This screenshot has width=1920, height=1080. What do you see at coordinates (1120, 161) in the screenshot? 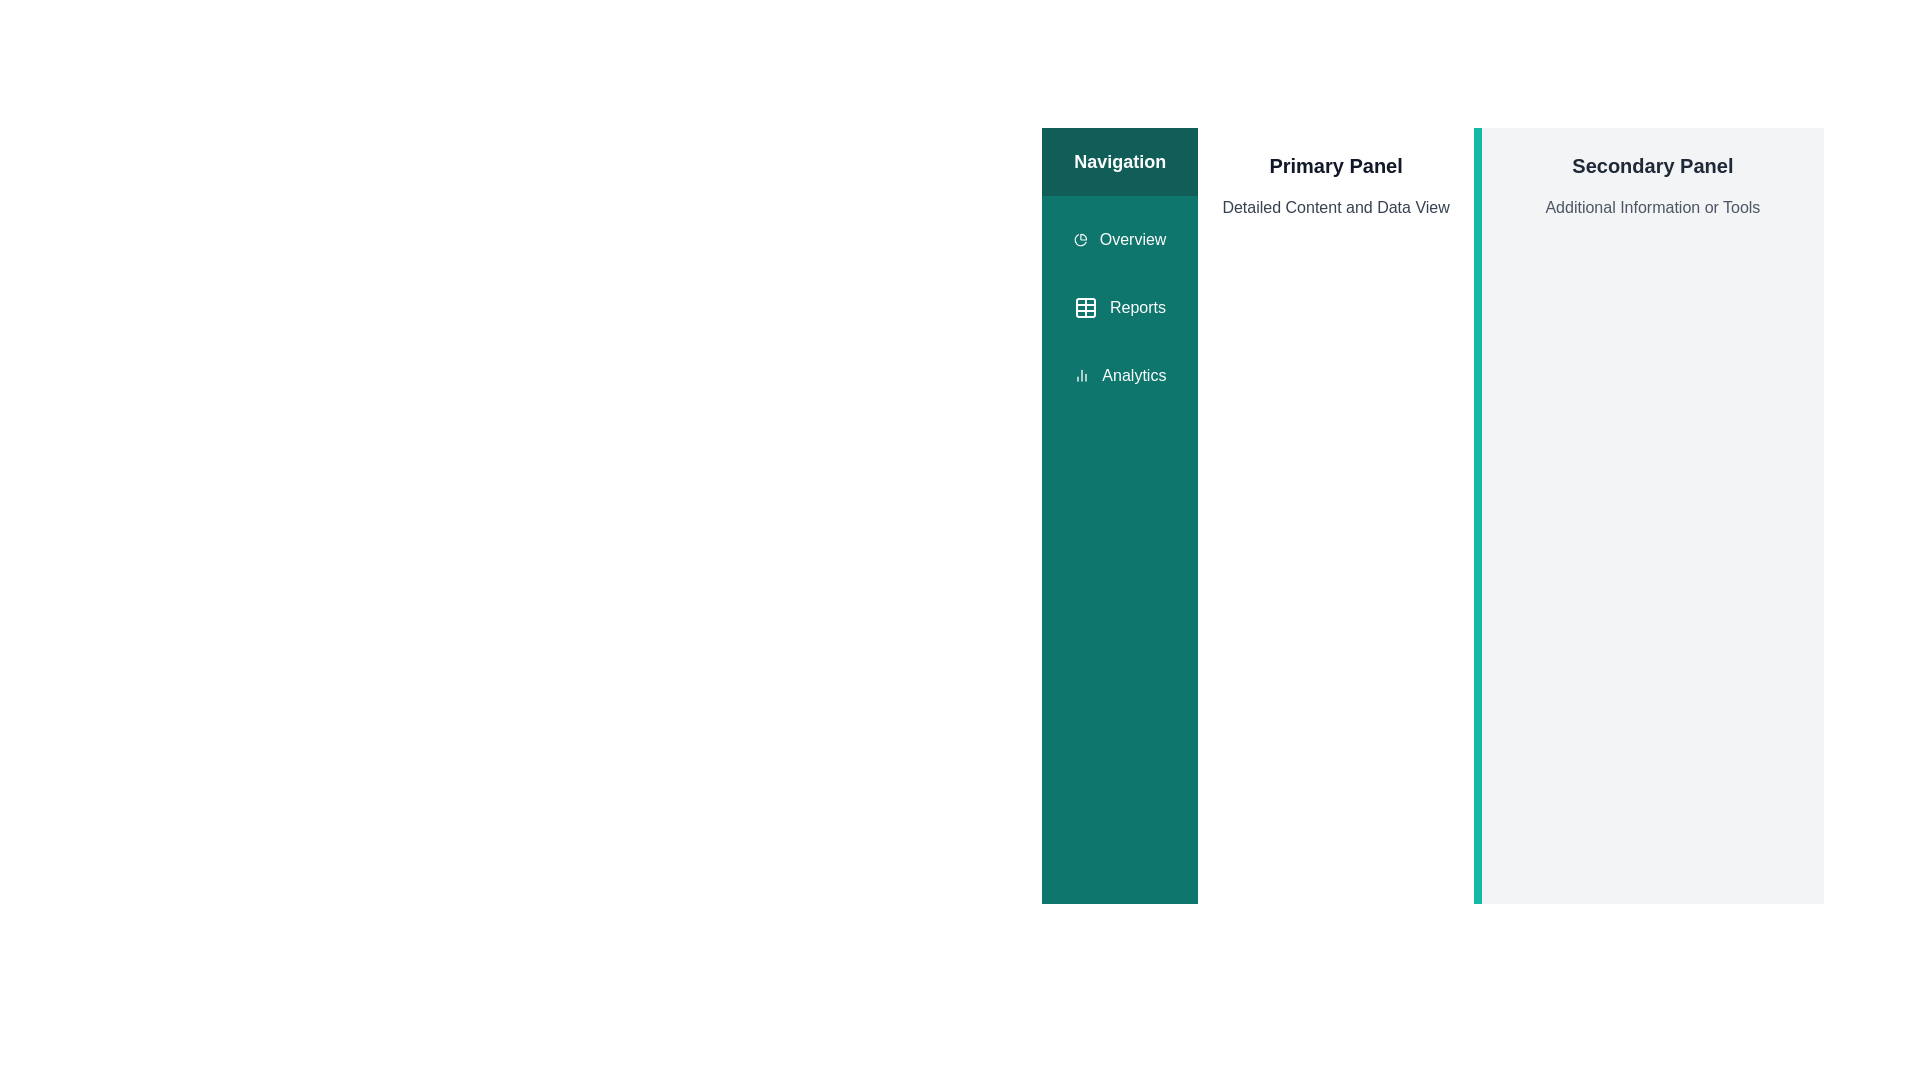
I see `the static header label located in the top-left section of the navigation panel, which guides the user by indicating its purpose` at bounding box center [1120, 161].